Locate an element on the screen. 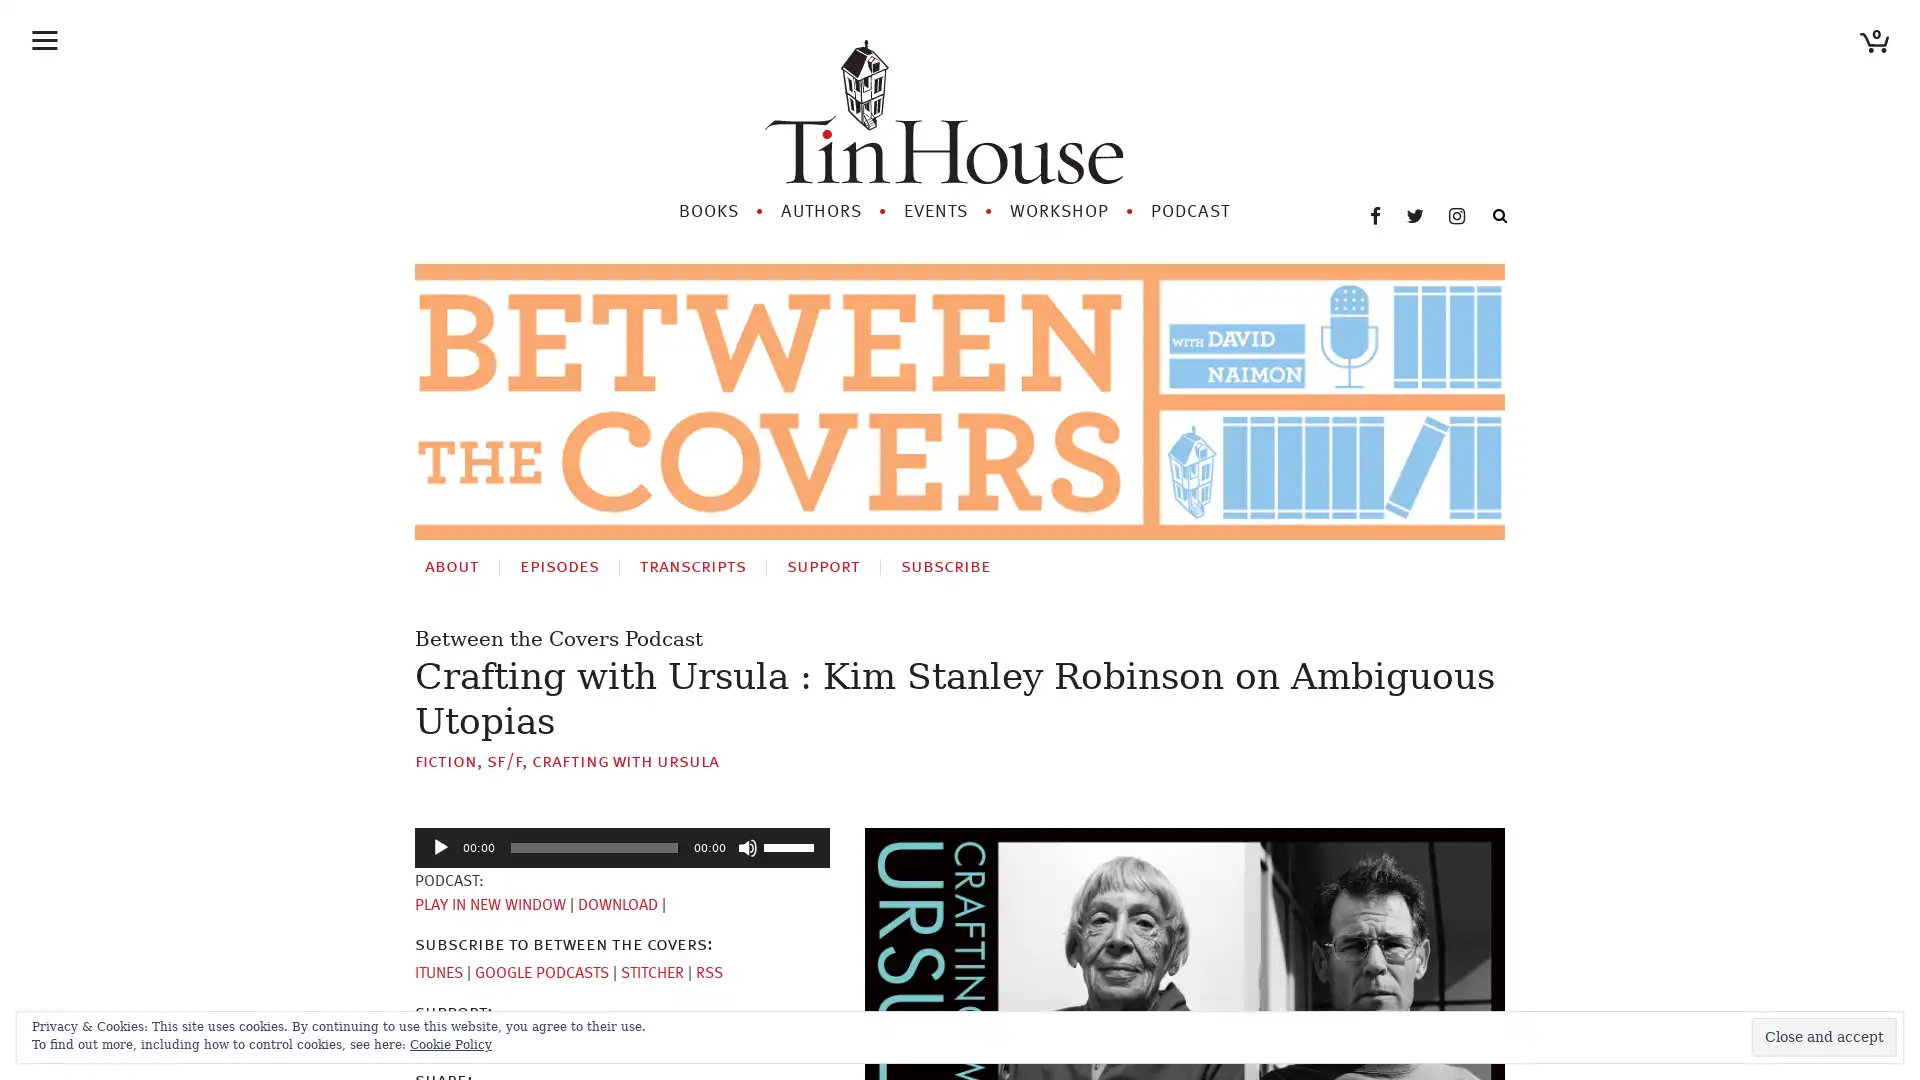 The height and width of the screenshot is (1080, 1920). Mute is located at coordinates (747, 847).